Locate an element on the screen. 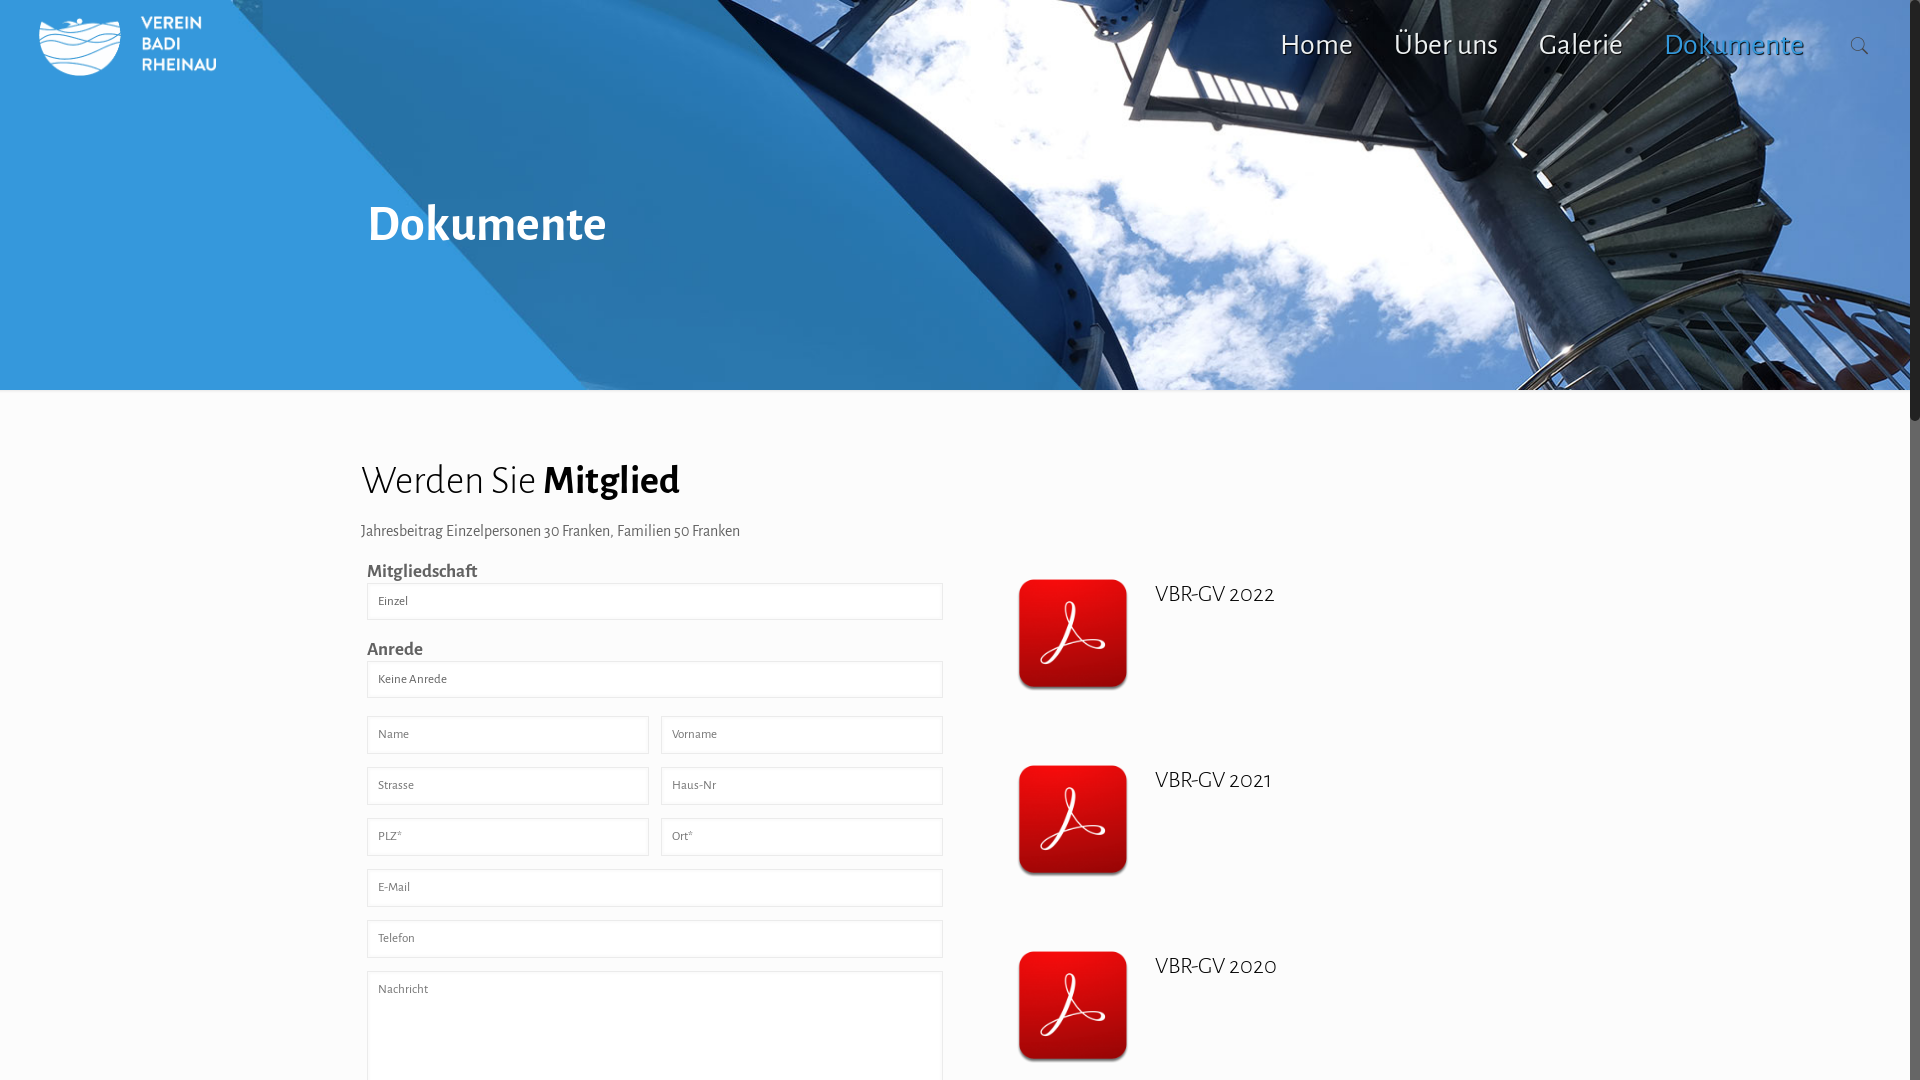 This screenshot has width=1920, height=1080. 'Galerie' is located at coordinates (1518, 45).